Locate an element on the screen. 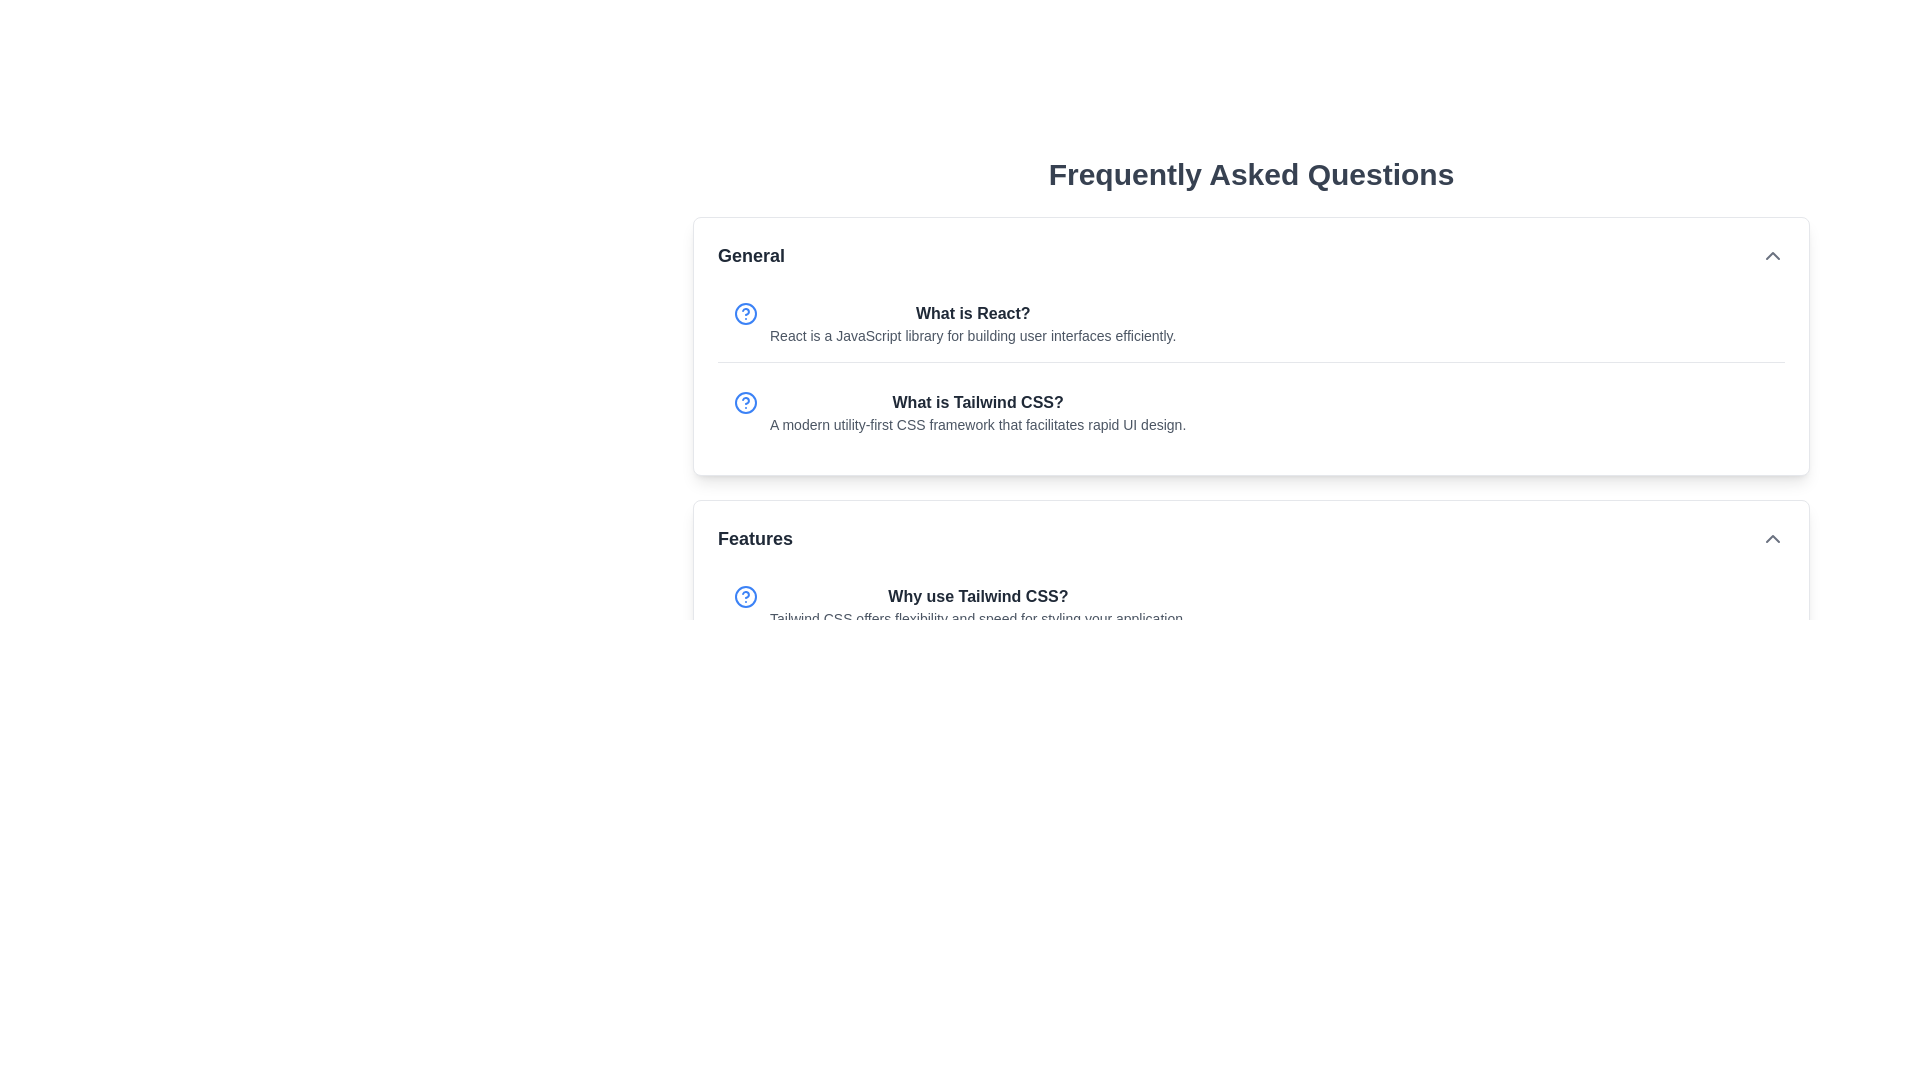  descriptive answer text located under the question 'What is Tailwind CSS?' in the General FAQ section is located at coordinates (978, 423).